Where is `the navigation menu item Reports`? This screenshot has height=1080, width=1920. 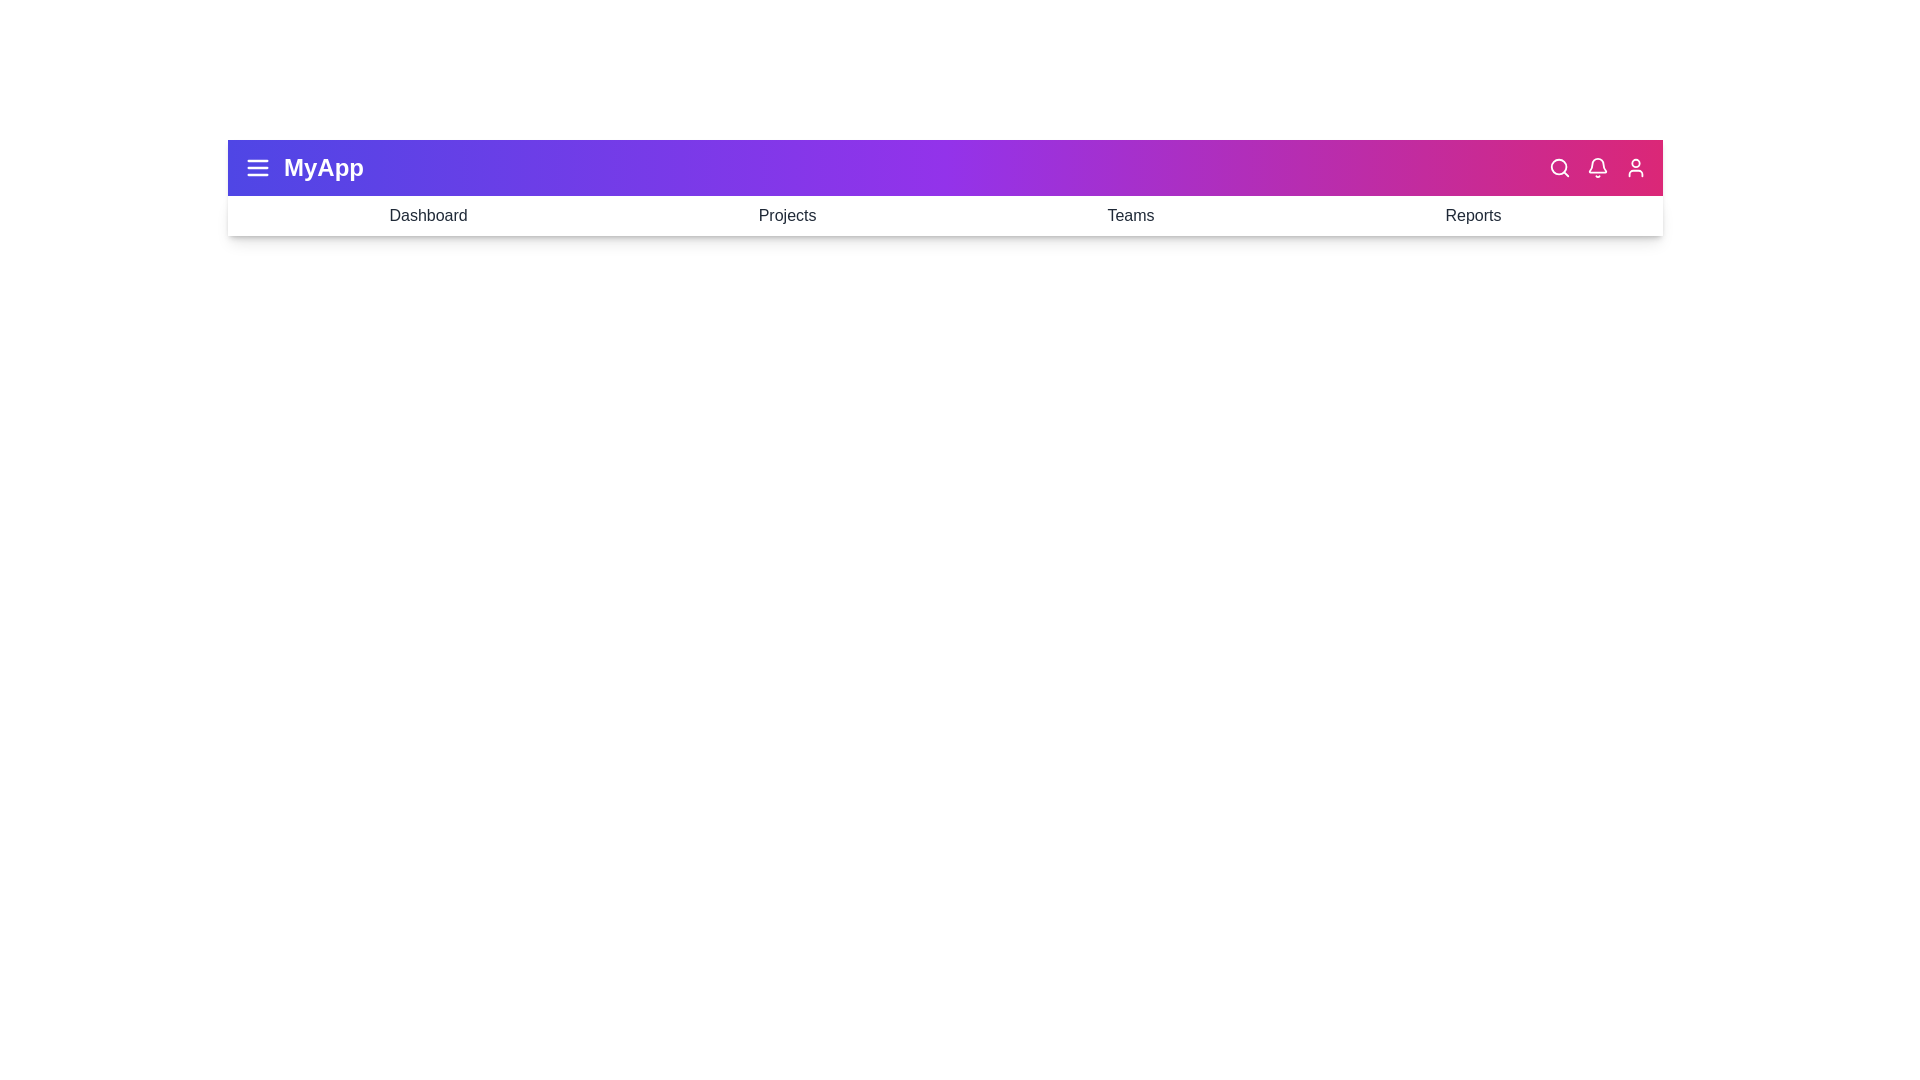 the navigation menu item Reports is located at coordinates (1473, 216).